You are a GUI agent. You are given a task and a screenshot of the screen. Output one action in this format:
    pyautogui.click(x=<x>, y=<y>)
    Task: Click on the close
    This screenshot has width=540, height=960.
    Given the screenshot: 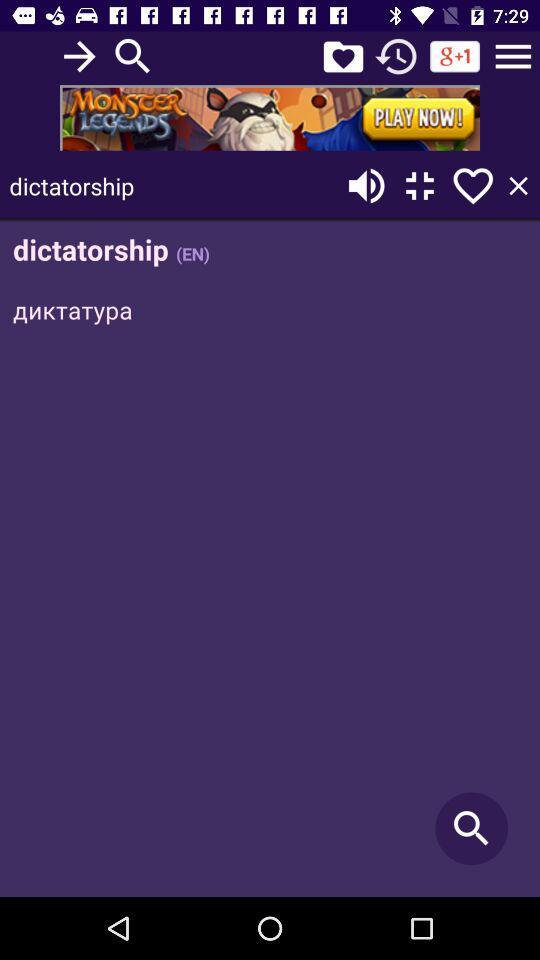 What is the action you would take?
    pyautogui.click(x=518, y=186)
    